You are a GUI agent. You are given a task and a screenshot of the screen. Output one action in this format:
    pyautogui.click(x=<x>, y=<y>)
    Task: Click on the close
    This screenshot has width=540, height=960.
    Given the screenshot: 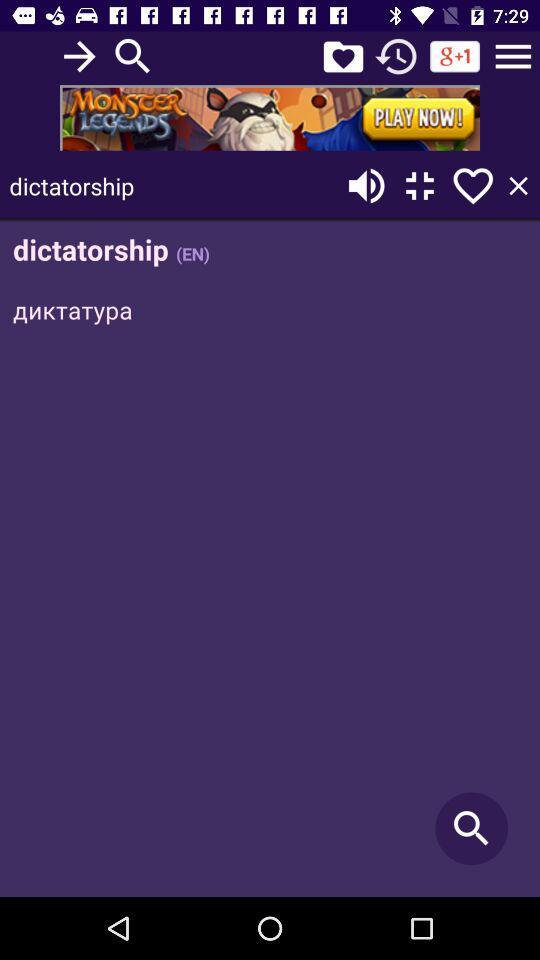 What is the action you would take?
    pyautogui.click(x=518, y=186)
    